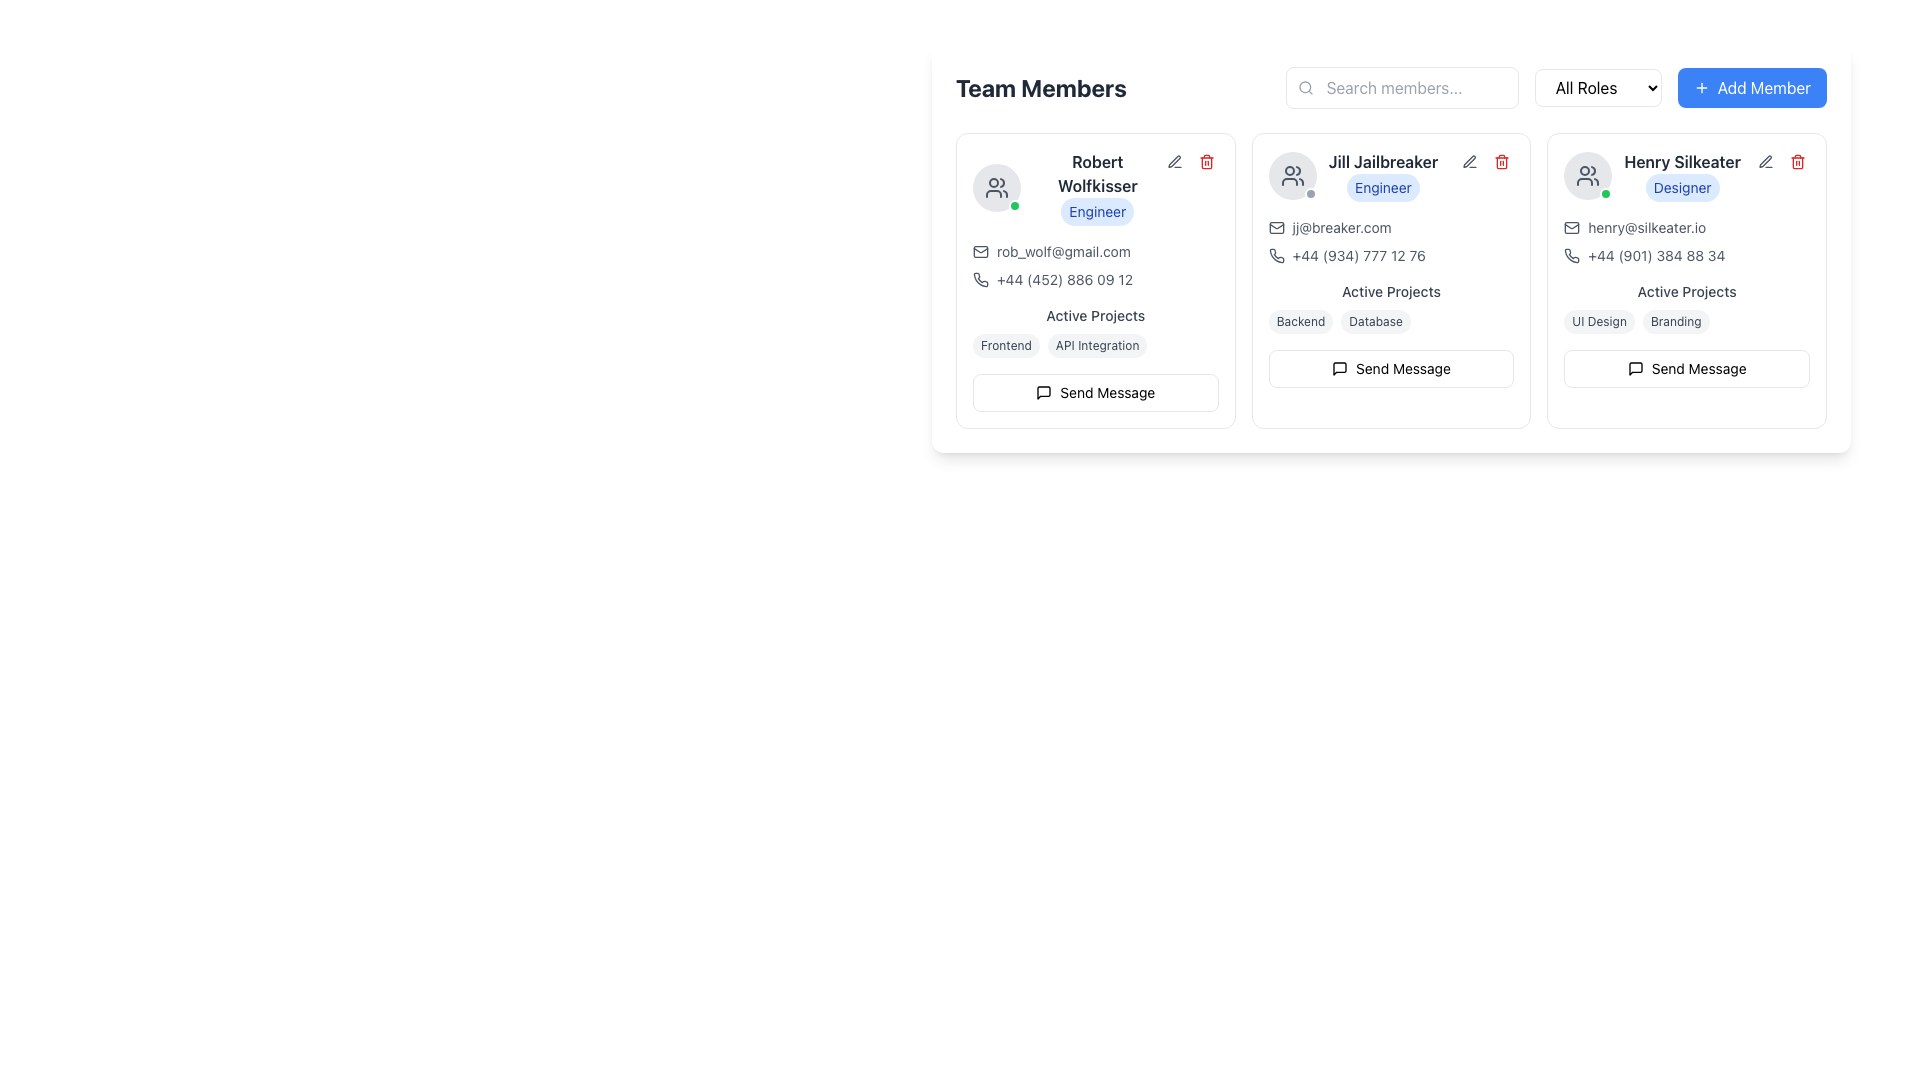 Image resolution: width=1920 pixels, height=1080 pixels. I want to click on the 'Send Message' button, which has a white background, black border, and a speech bubble icon, located below the 'Active Projects' section in Robert Wolfkisser's card, so click(1094, 393).